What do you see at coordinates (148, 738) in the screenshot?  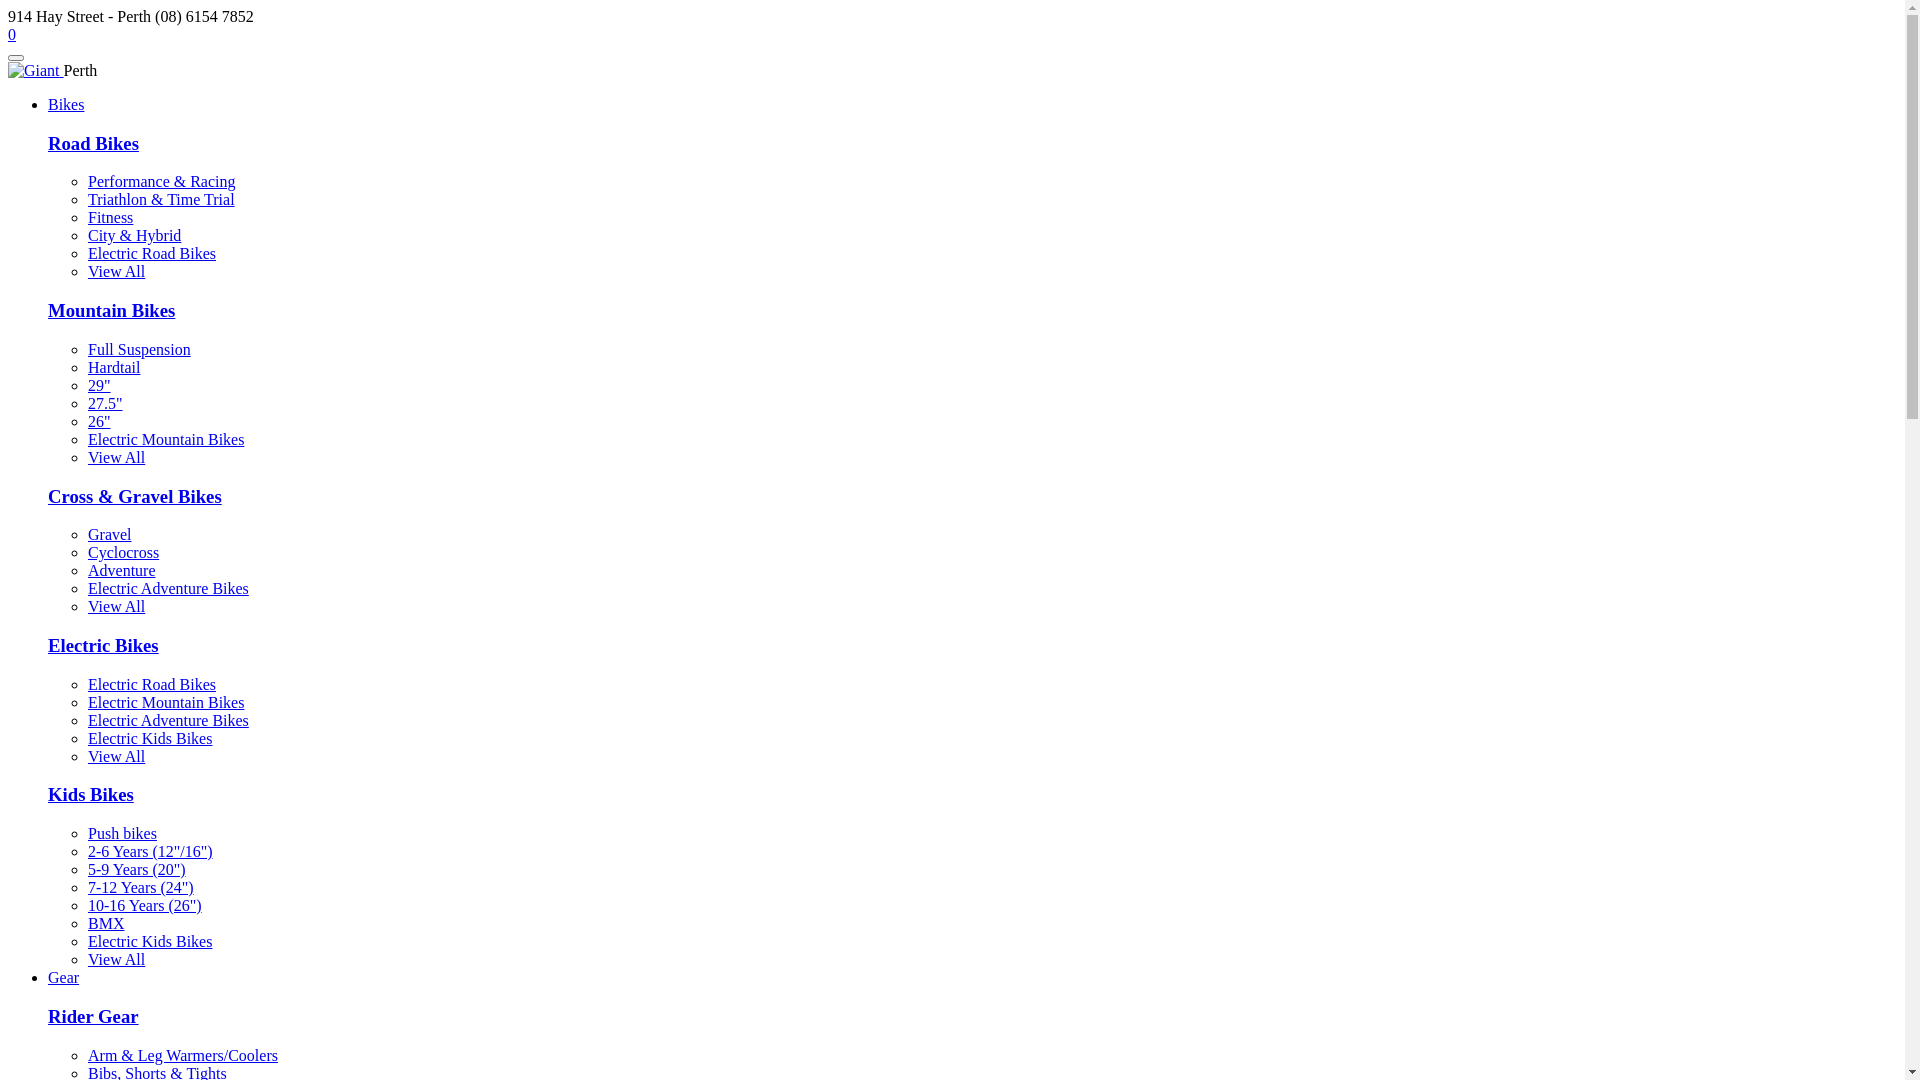 I see `'Electric Kids Bikes'` at bounding box center [148, 738].